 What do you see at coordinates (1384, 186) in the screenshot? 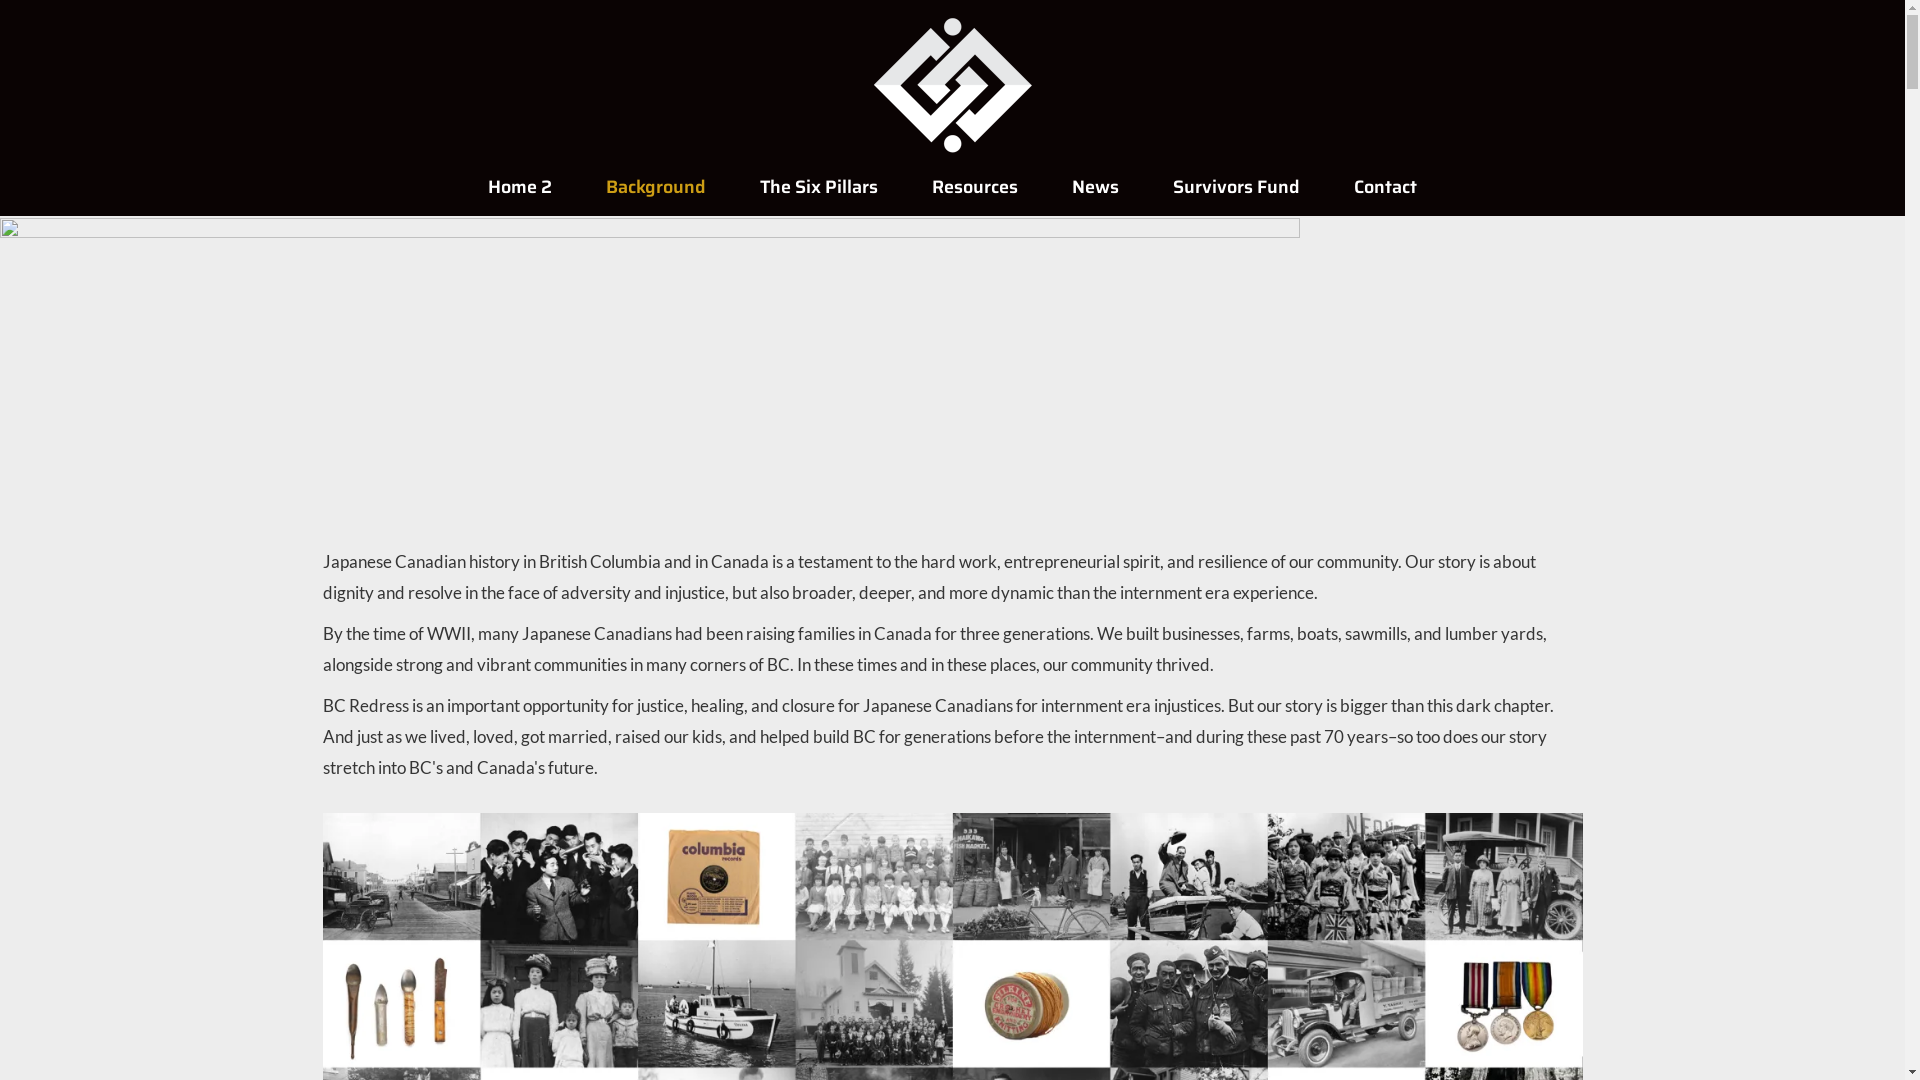
I see `'Contact'` at bounding box center [1384, 186].